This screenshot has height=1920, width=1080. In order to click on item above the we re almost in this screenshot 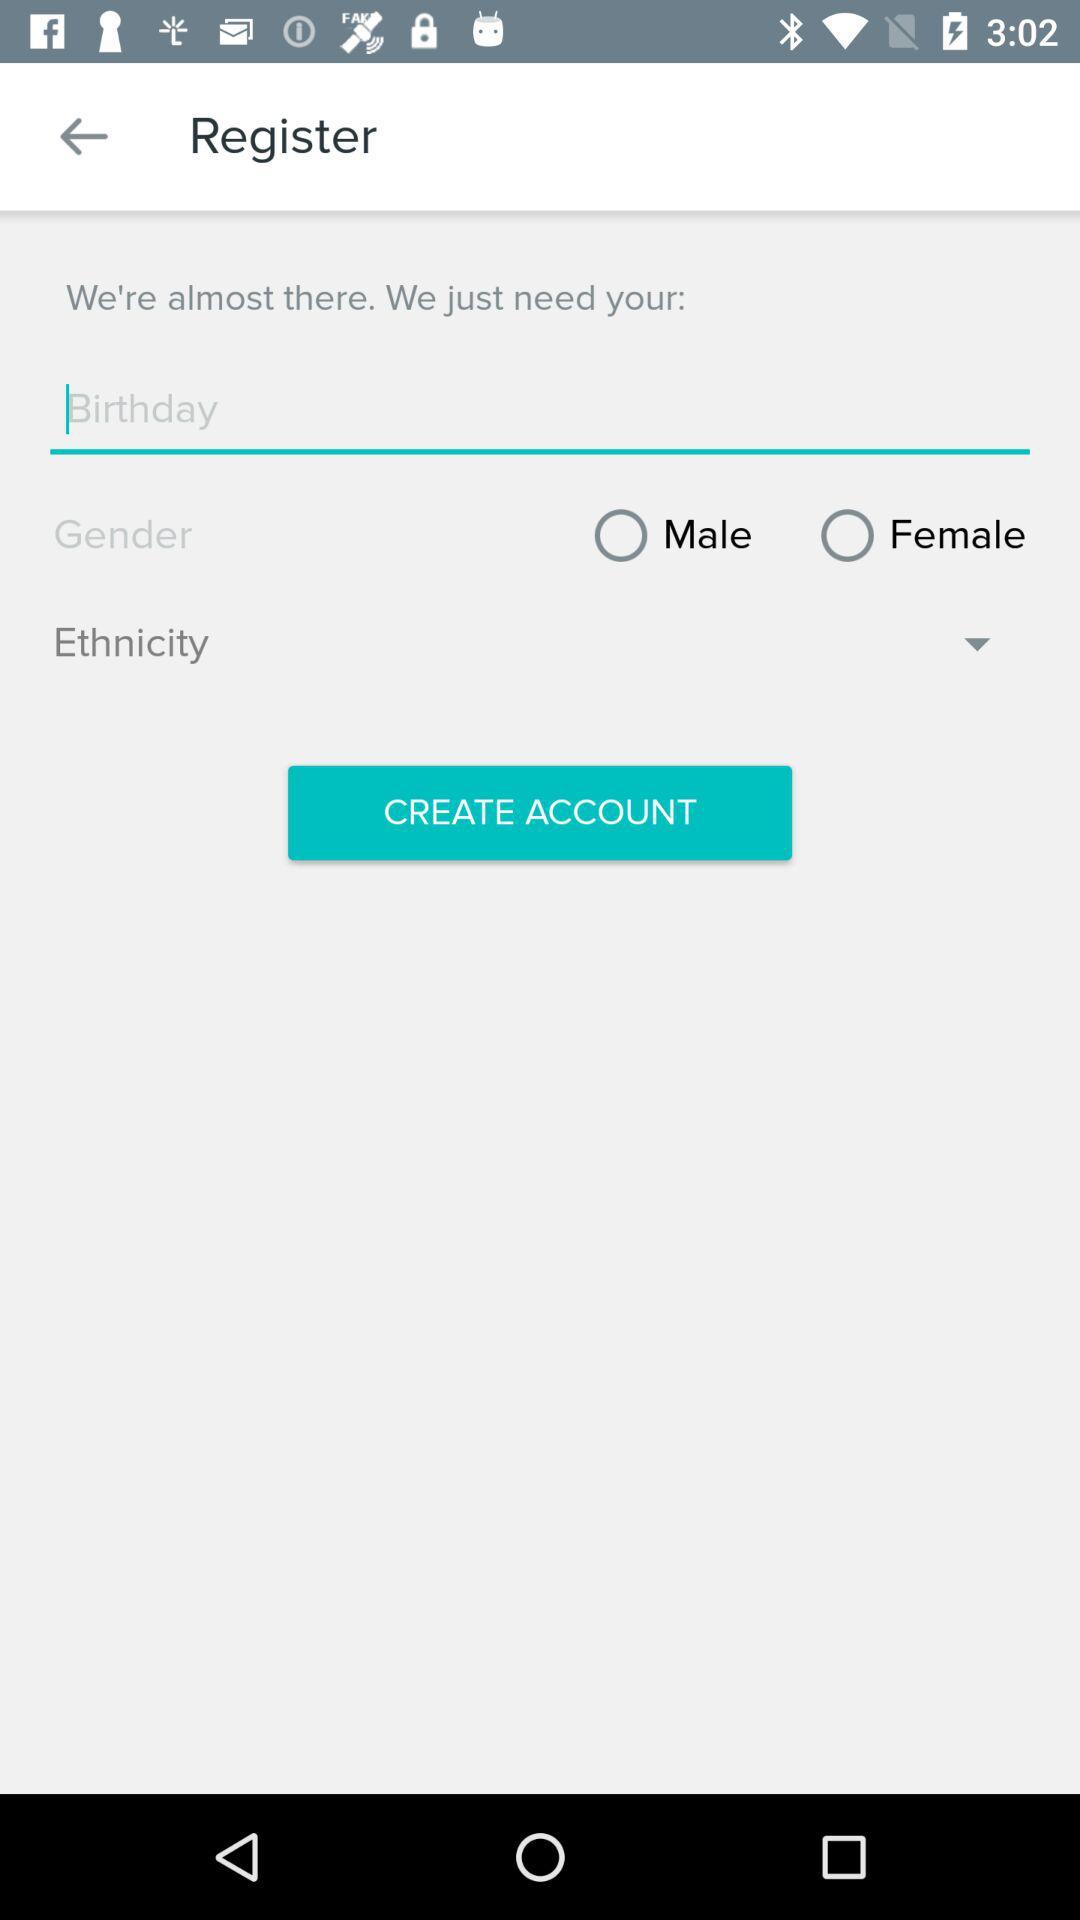, I will do `click(83, 135)`.